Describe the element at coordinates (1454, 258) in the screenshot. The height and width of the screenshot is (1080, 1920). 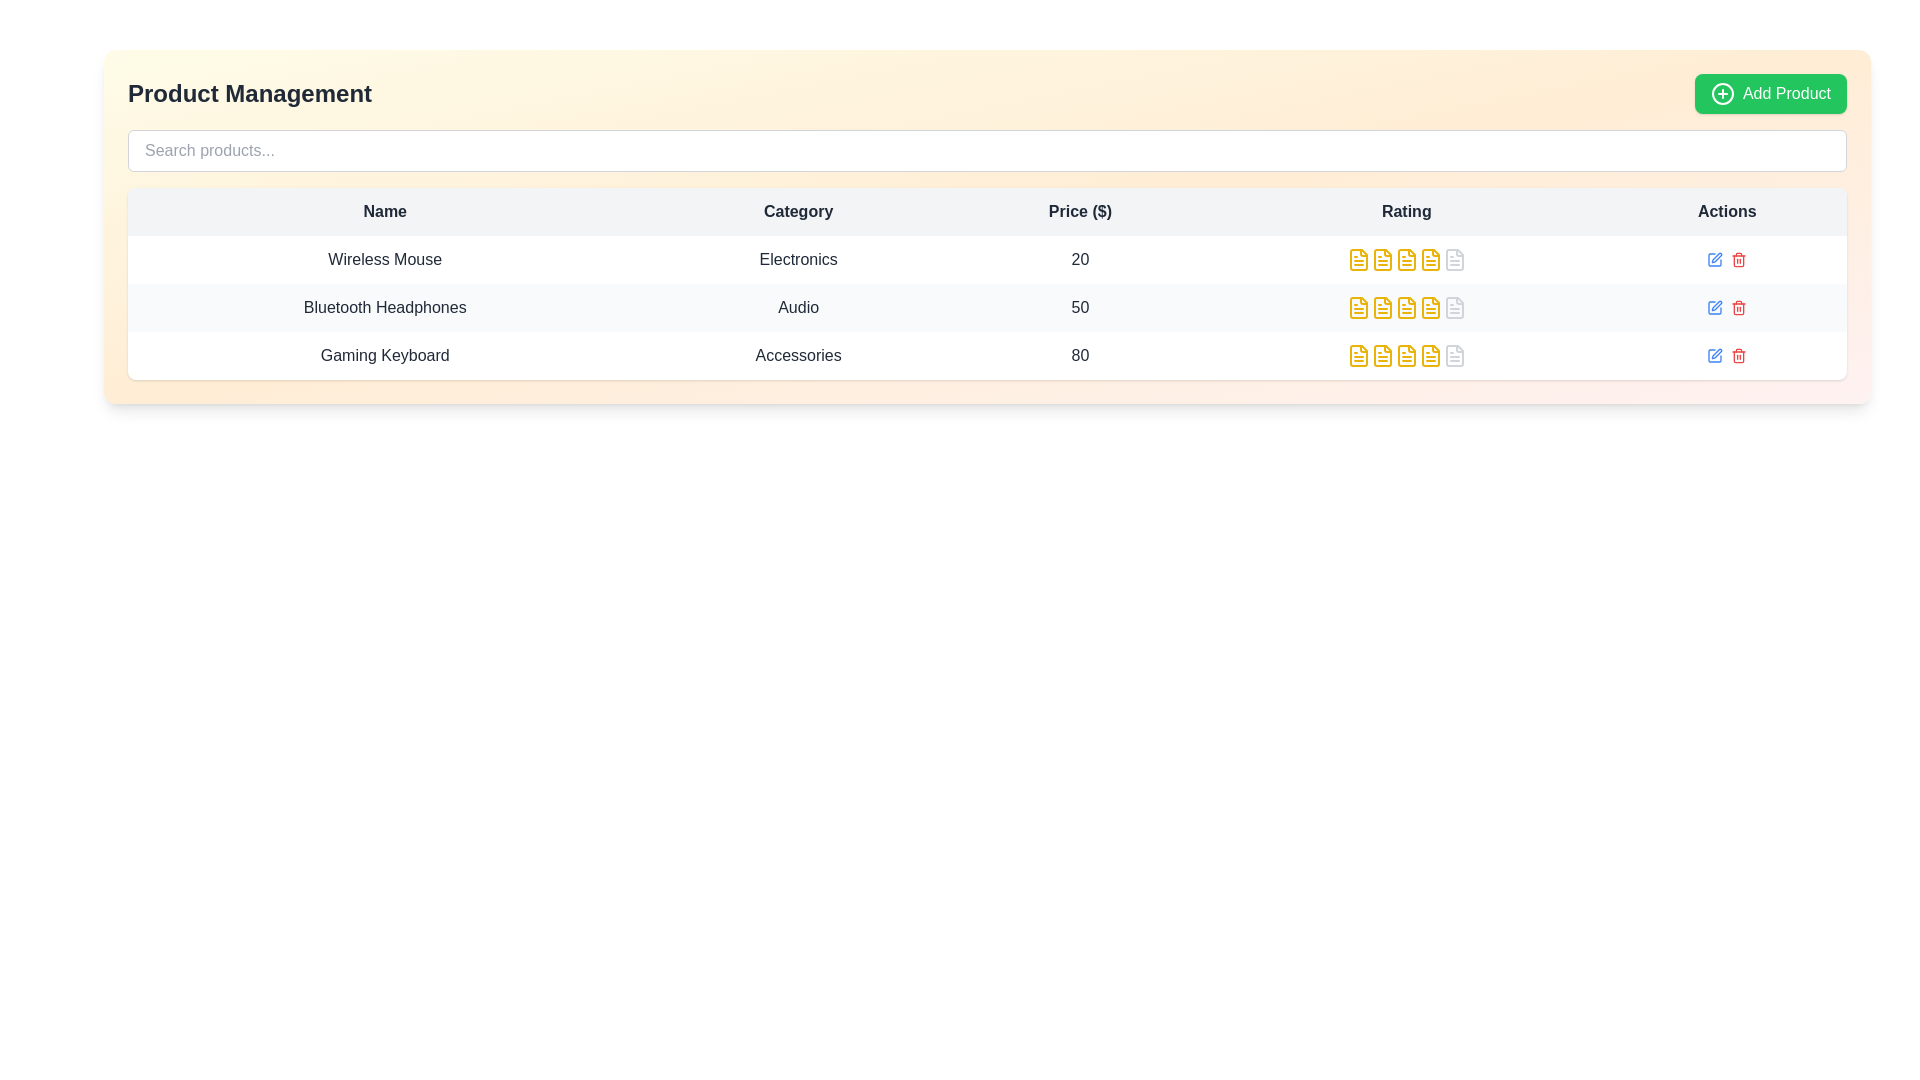
I see `the fifth icon in the 'Rating' column of the first row, which represents a rating option for the 'Wireless Mouse' item` at that location.